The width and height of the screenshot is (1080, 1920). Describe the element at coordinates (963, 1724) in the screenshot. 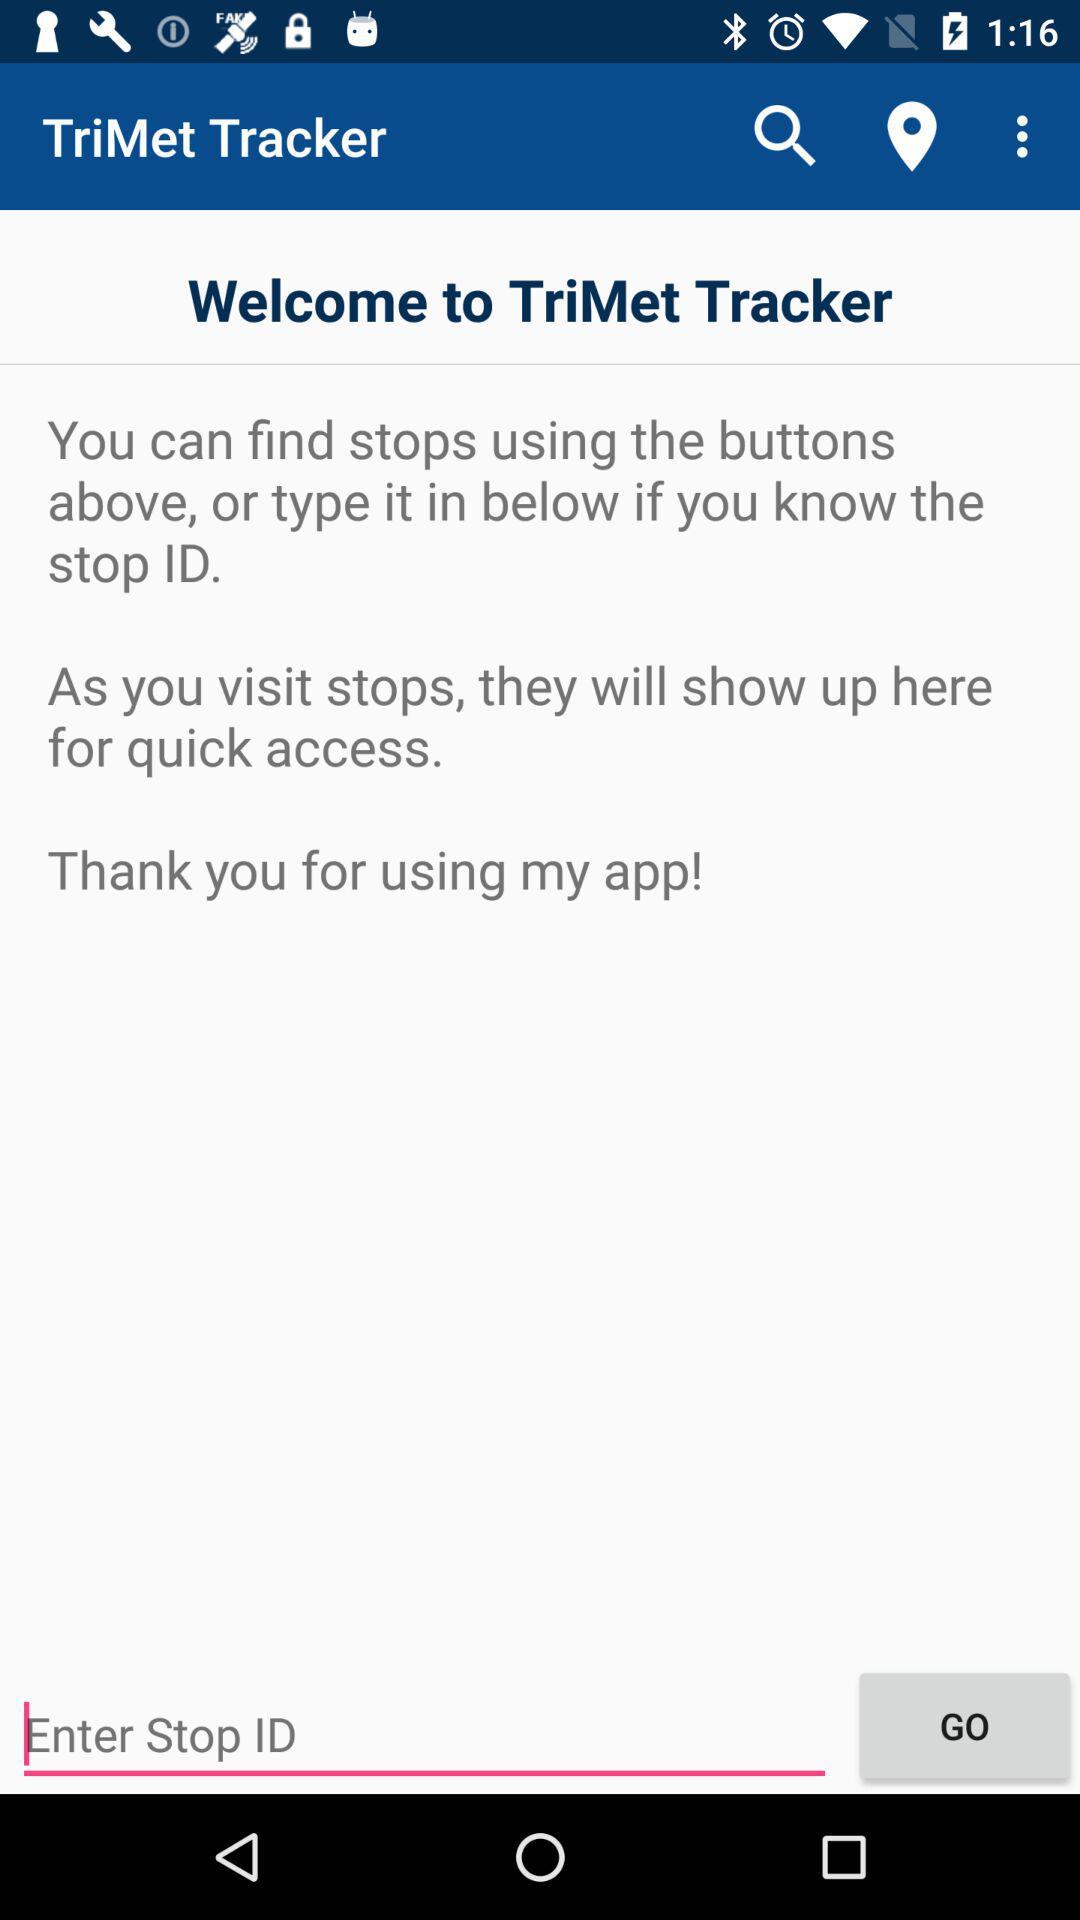

I see `the go at the bottom right corner` at that location.